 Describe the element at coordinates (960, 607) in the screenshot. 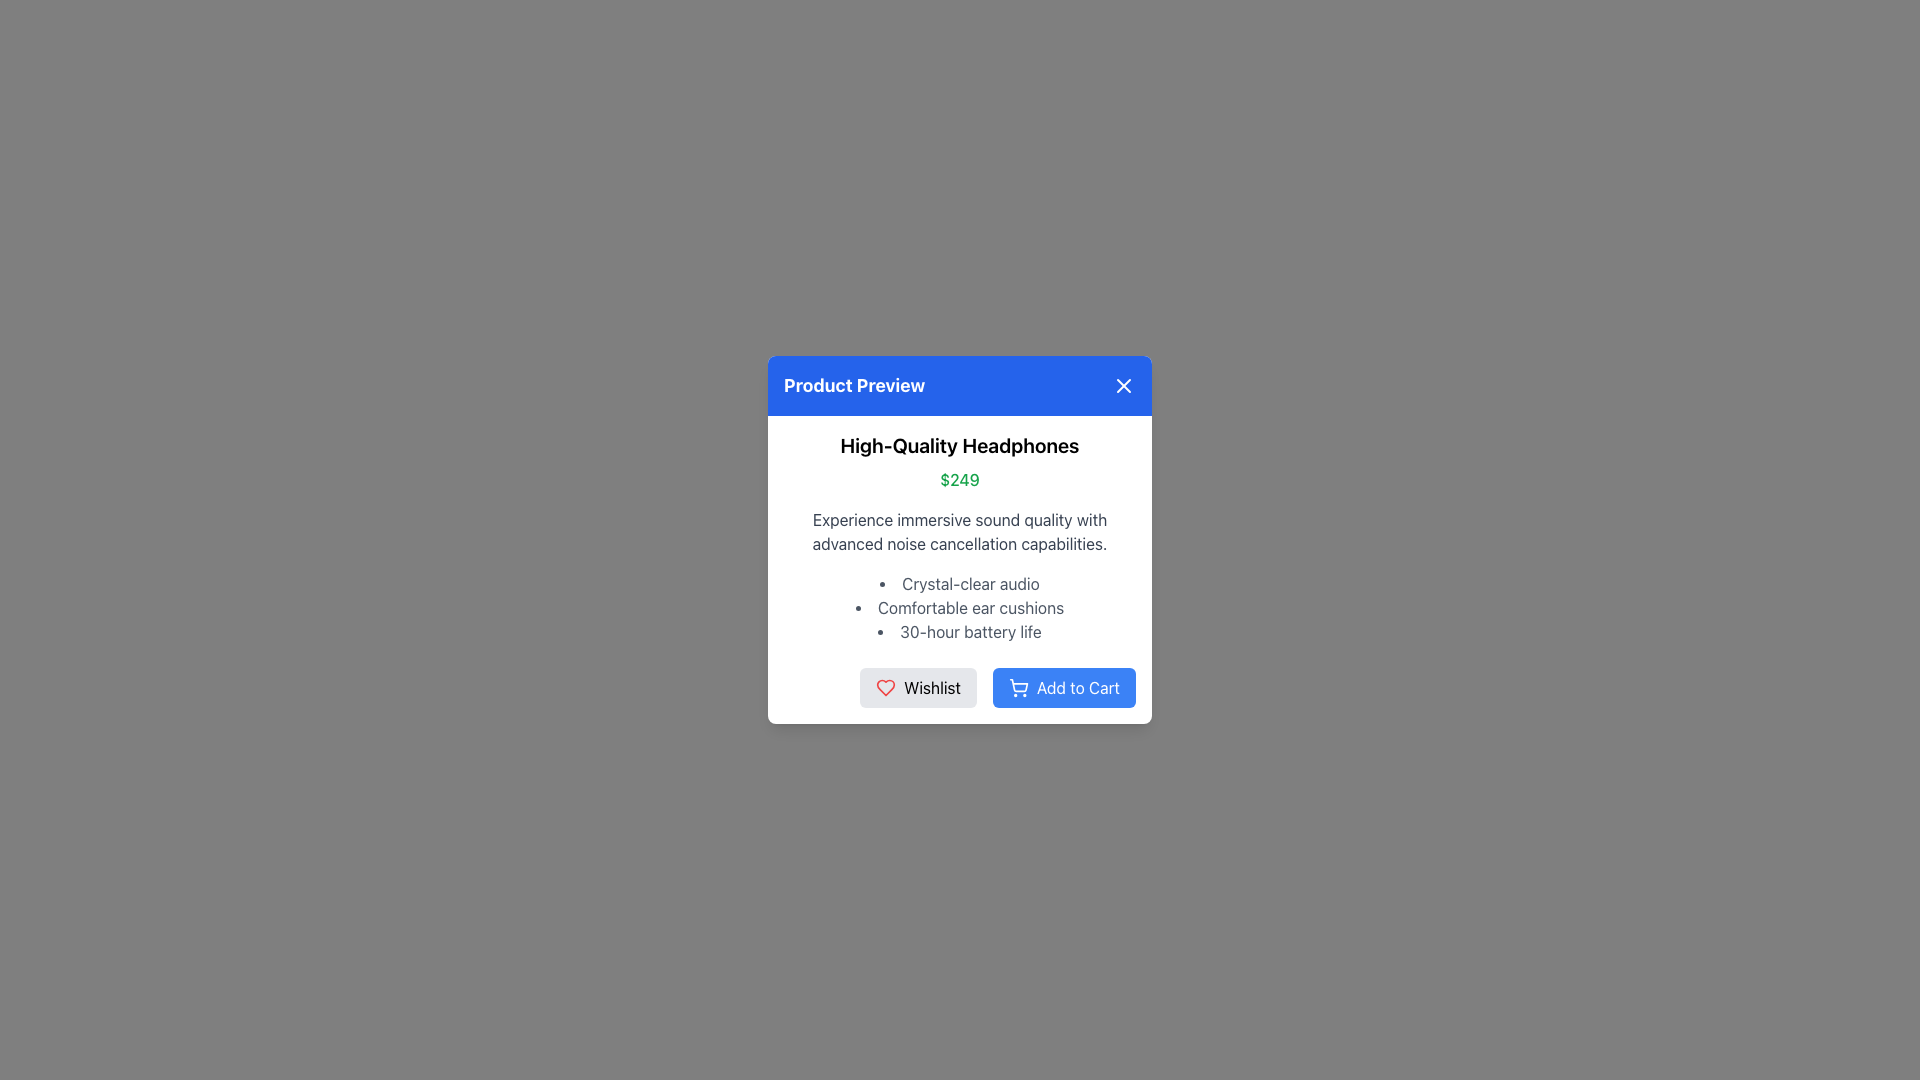

I see `the second item in the informational bullet point list of the product preview dialog box, which highlights a feature of the product` at that location.